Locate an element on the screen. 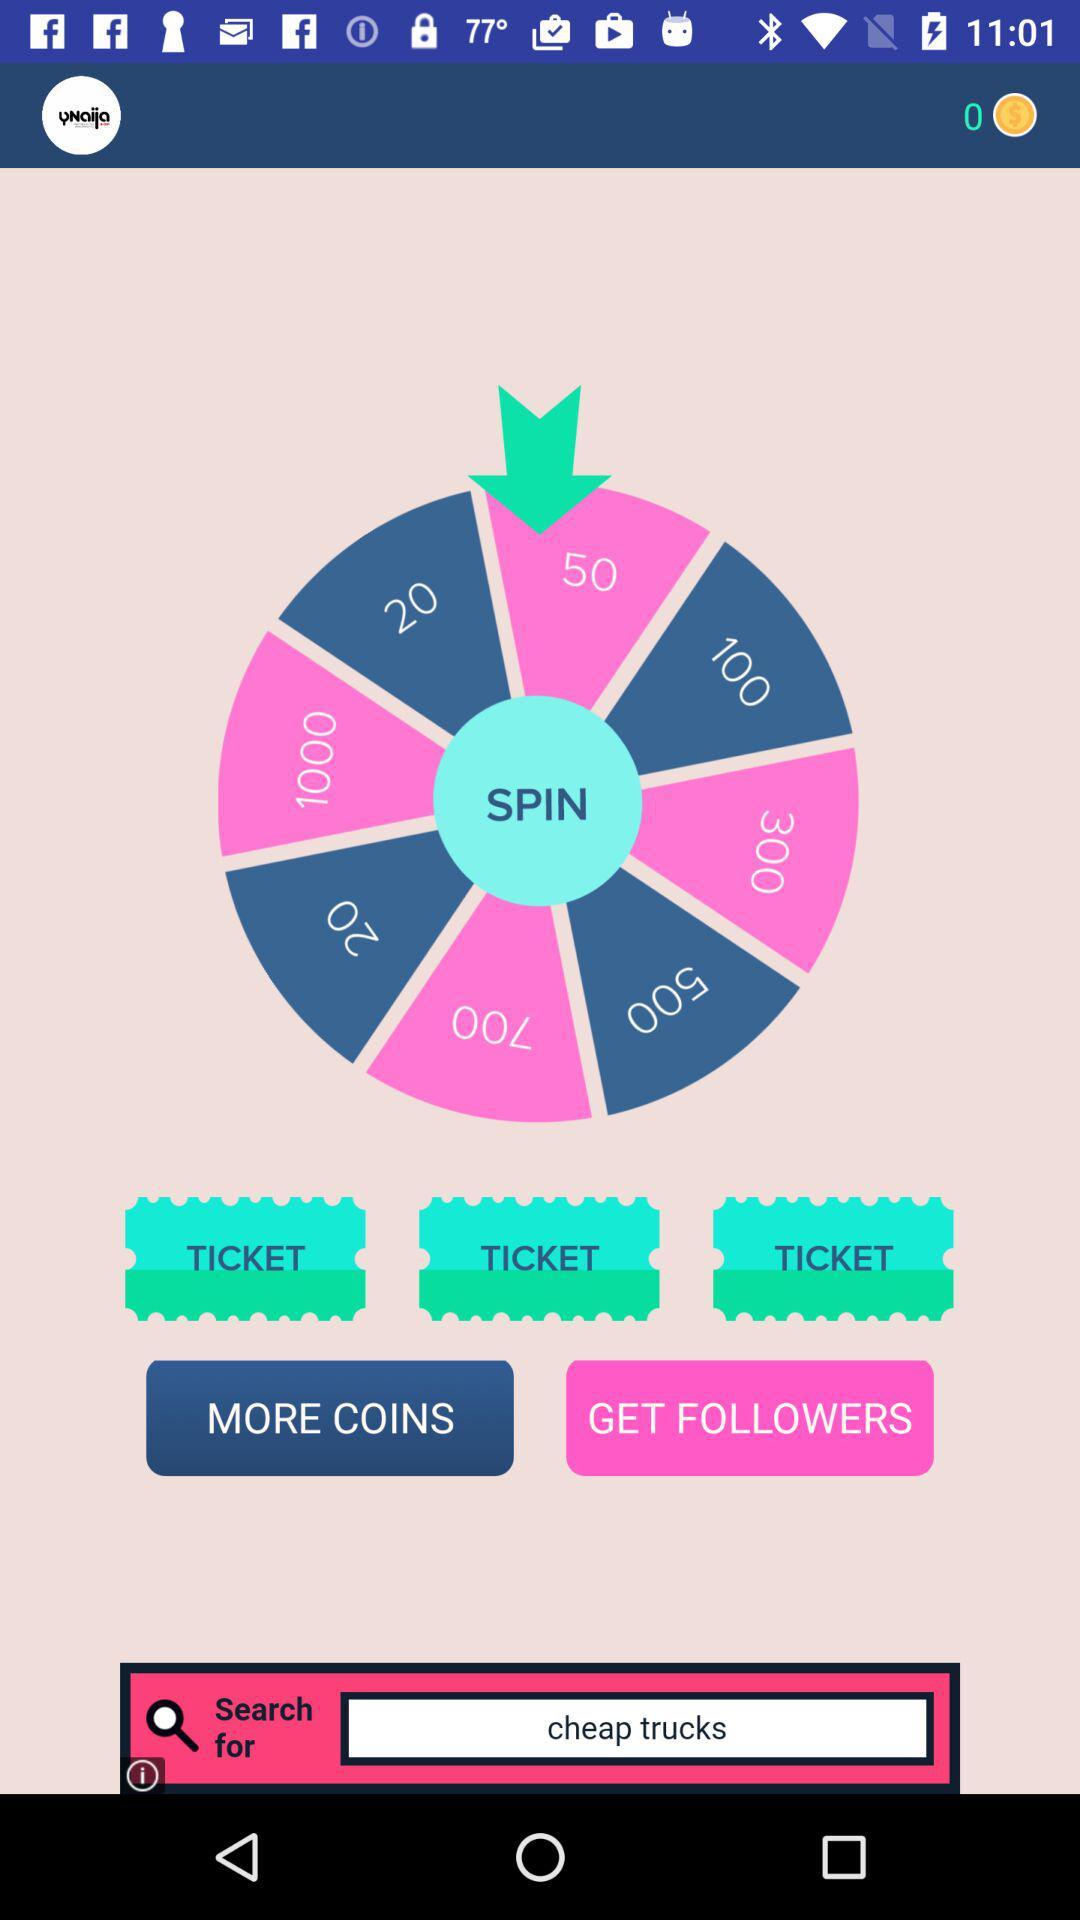 The width and height of the screenshot is (1080, 1920). icon next to the 20  icon is located at coordinates (120, 114).